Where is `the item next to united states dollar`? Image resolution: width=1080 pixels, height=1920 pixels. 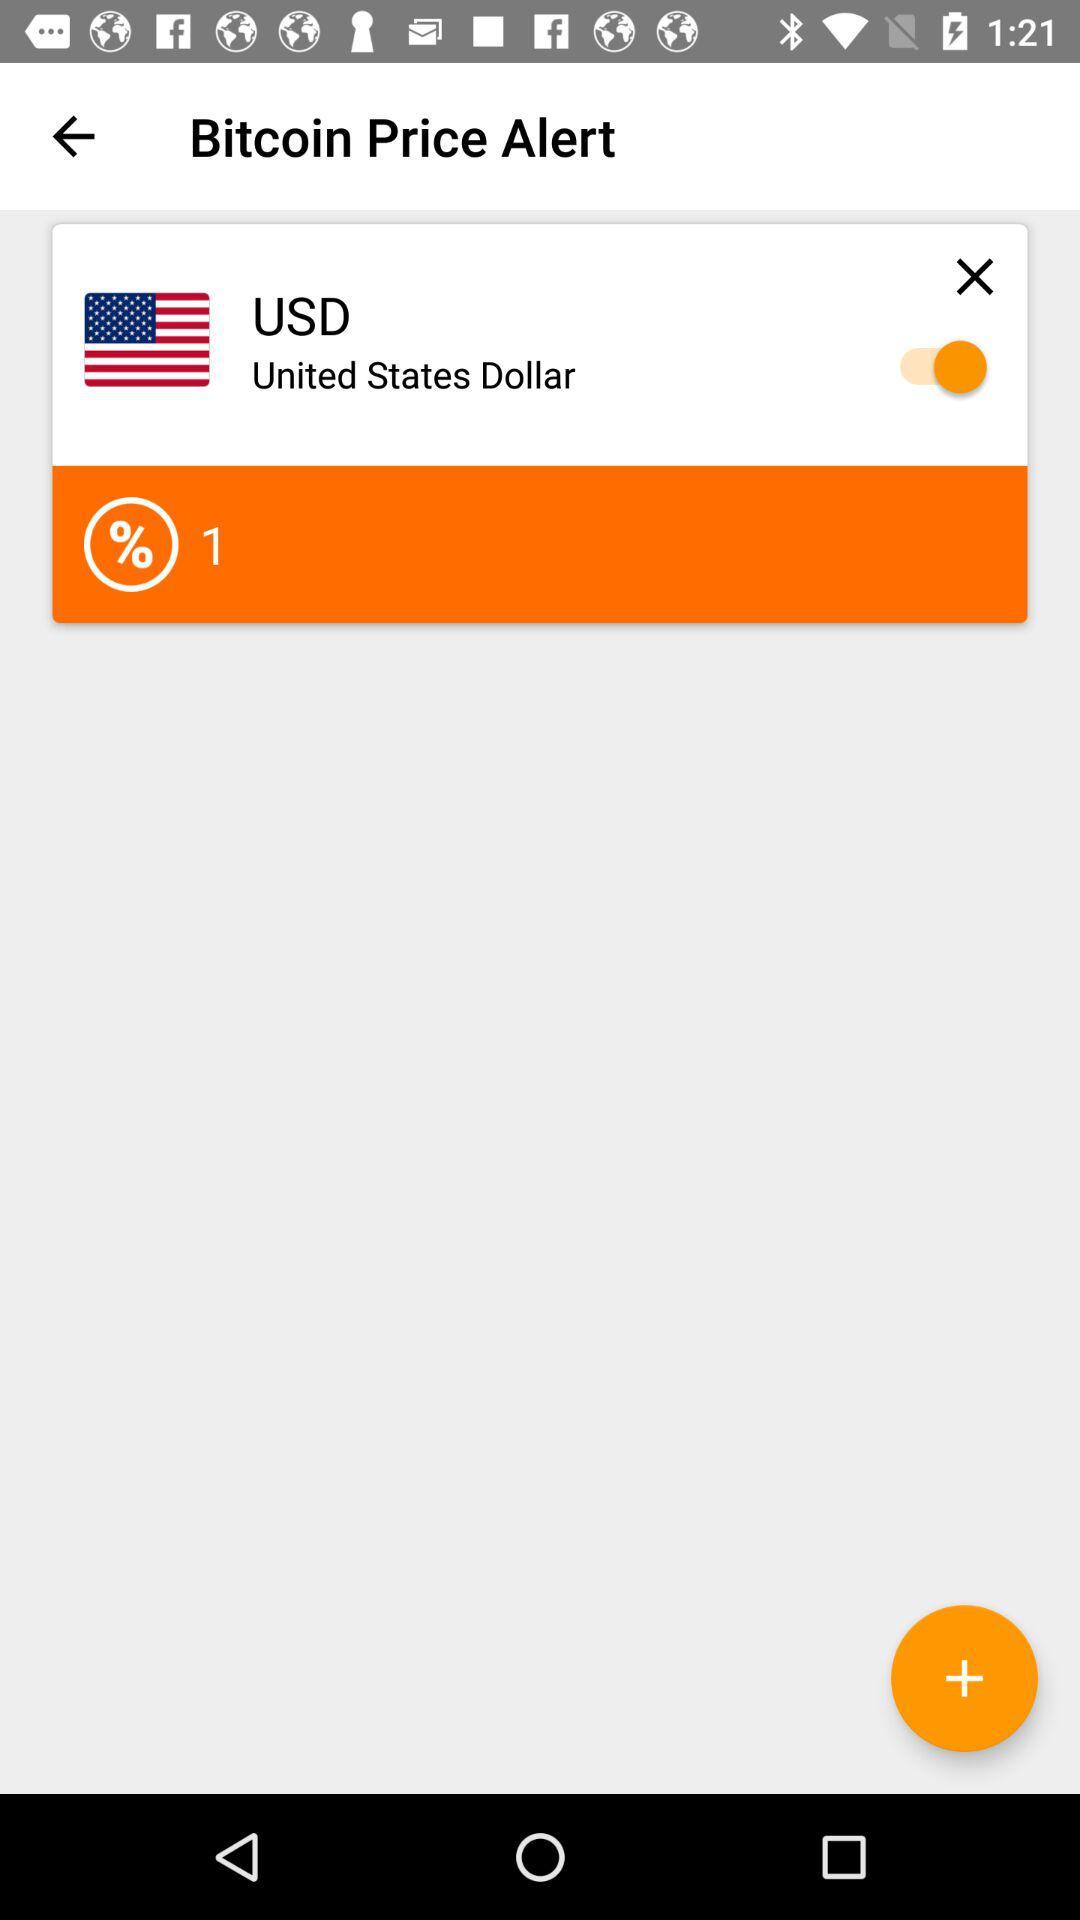 the item next to united states dollar is located at coordinates (933, 367).